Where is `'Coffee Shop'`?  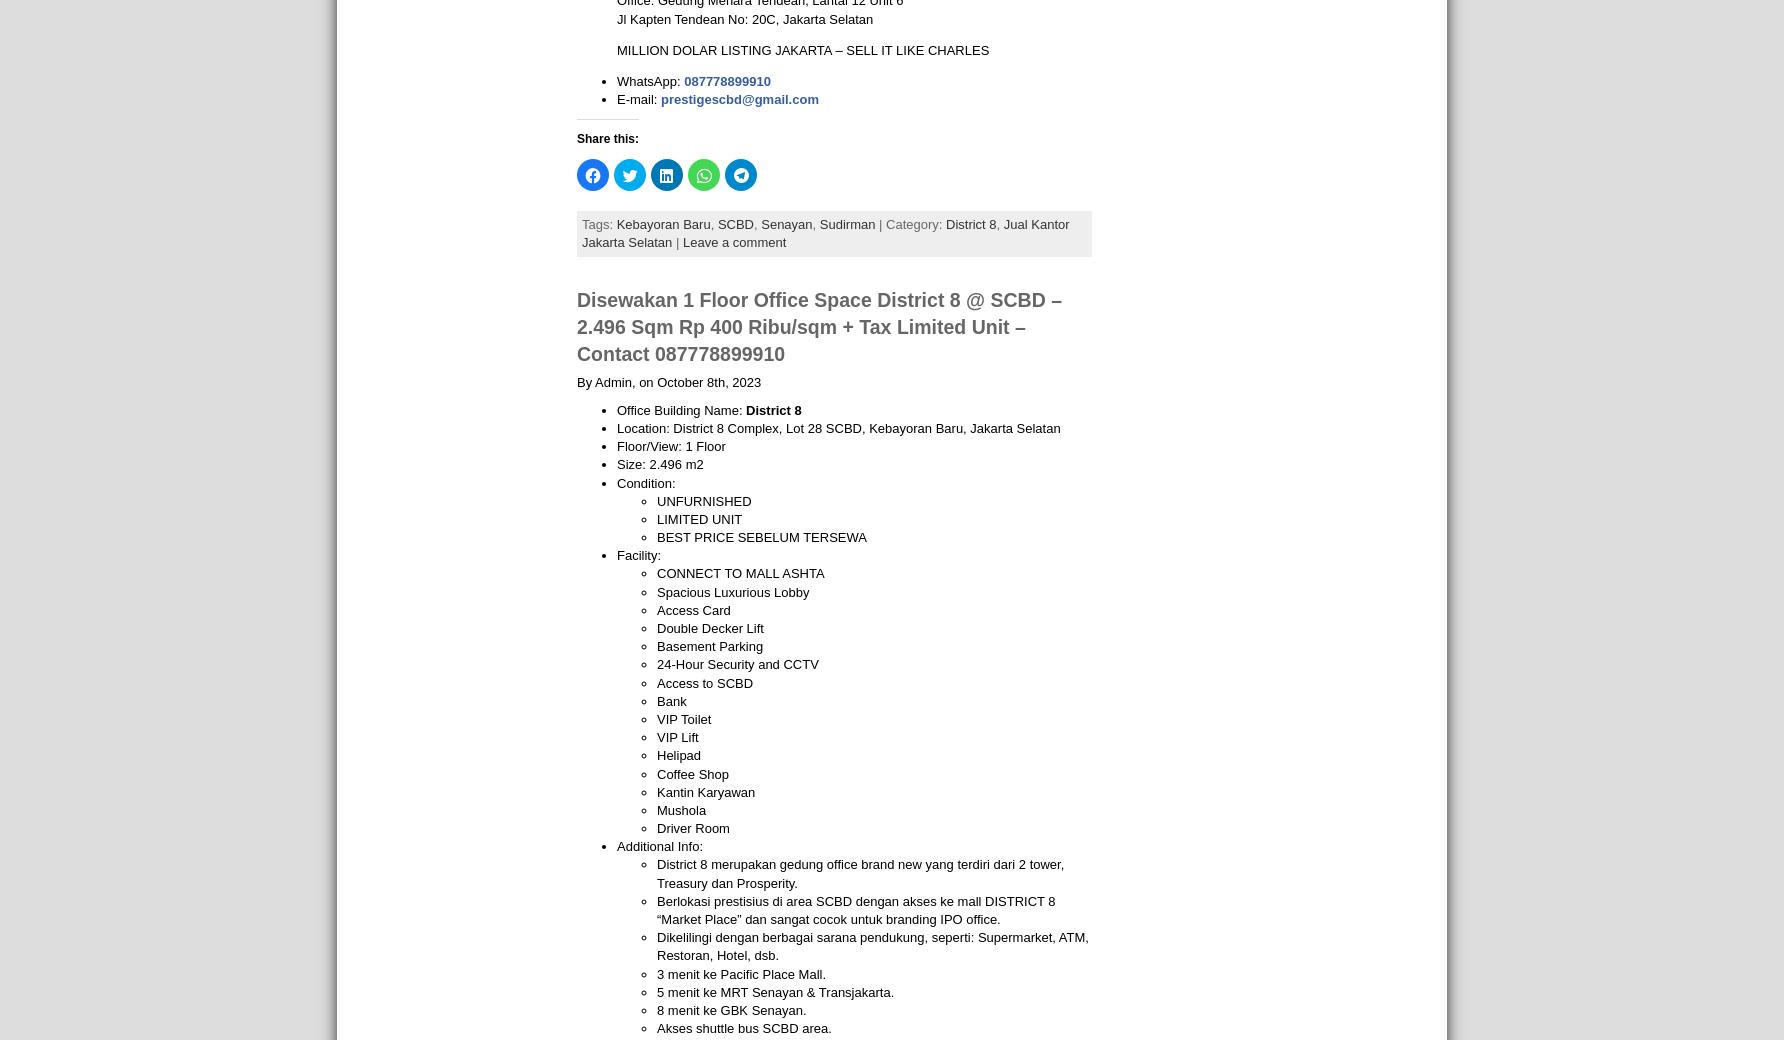
'Coffee Shop' is located at coordinates (693, 773).